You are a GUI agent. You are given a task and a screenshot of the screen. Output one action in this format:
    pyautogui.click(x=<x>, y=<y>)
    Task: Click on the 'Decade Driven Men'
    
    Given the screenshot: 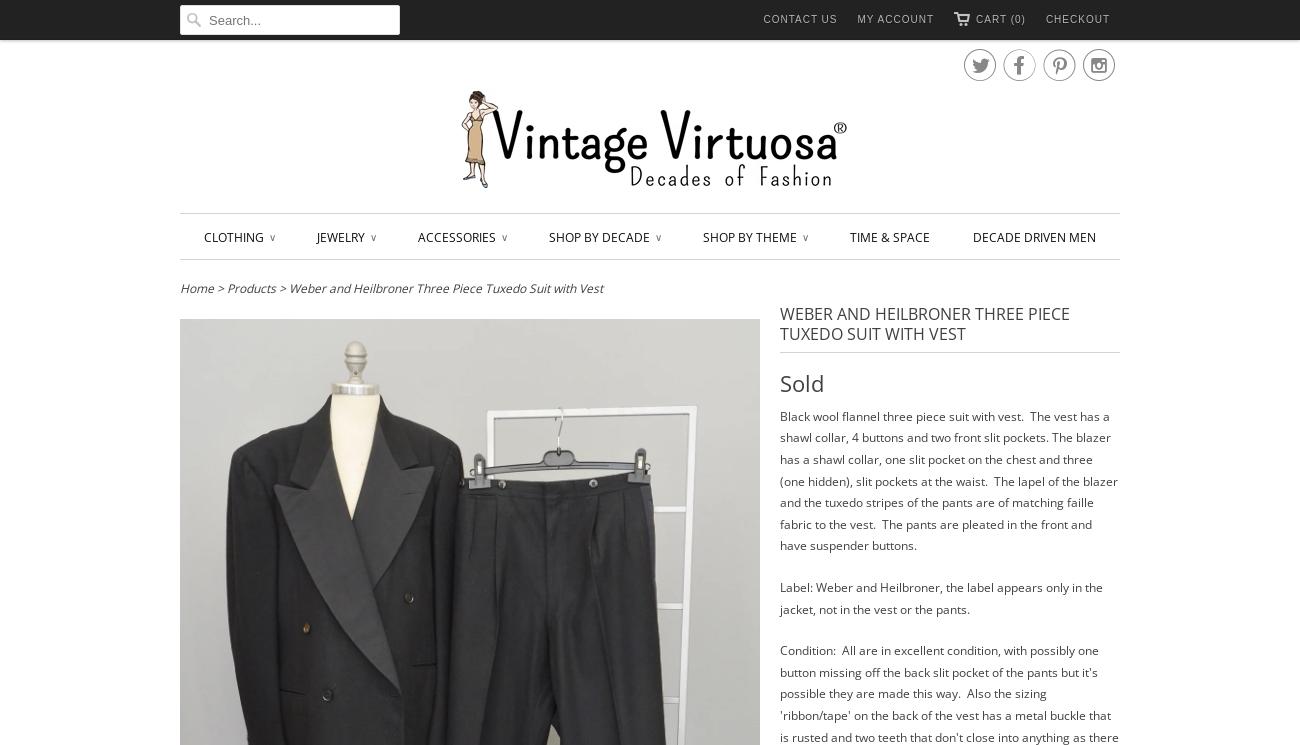 What is the action you would take?
    pyautogui.click(x=1034, y=236)
    